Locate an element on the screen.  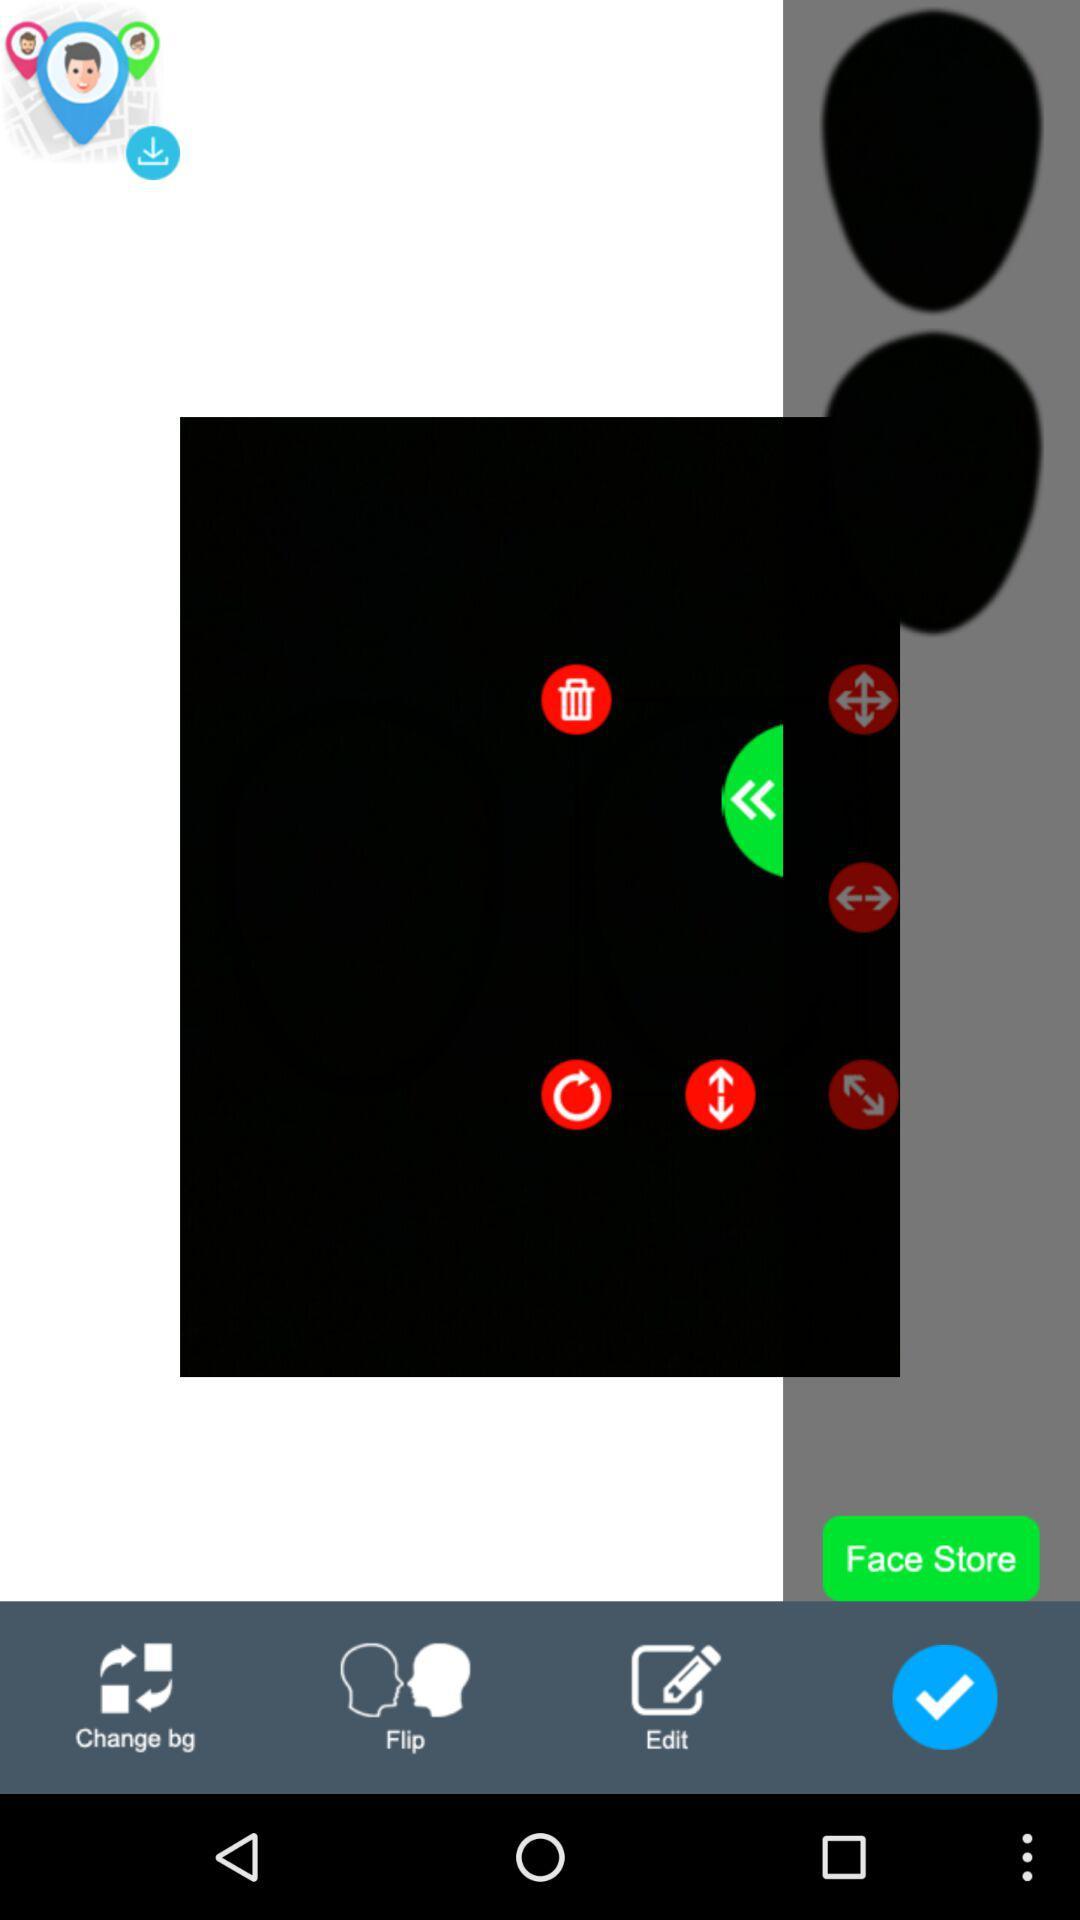
menu option is located at coordinates (135, 1696).